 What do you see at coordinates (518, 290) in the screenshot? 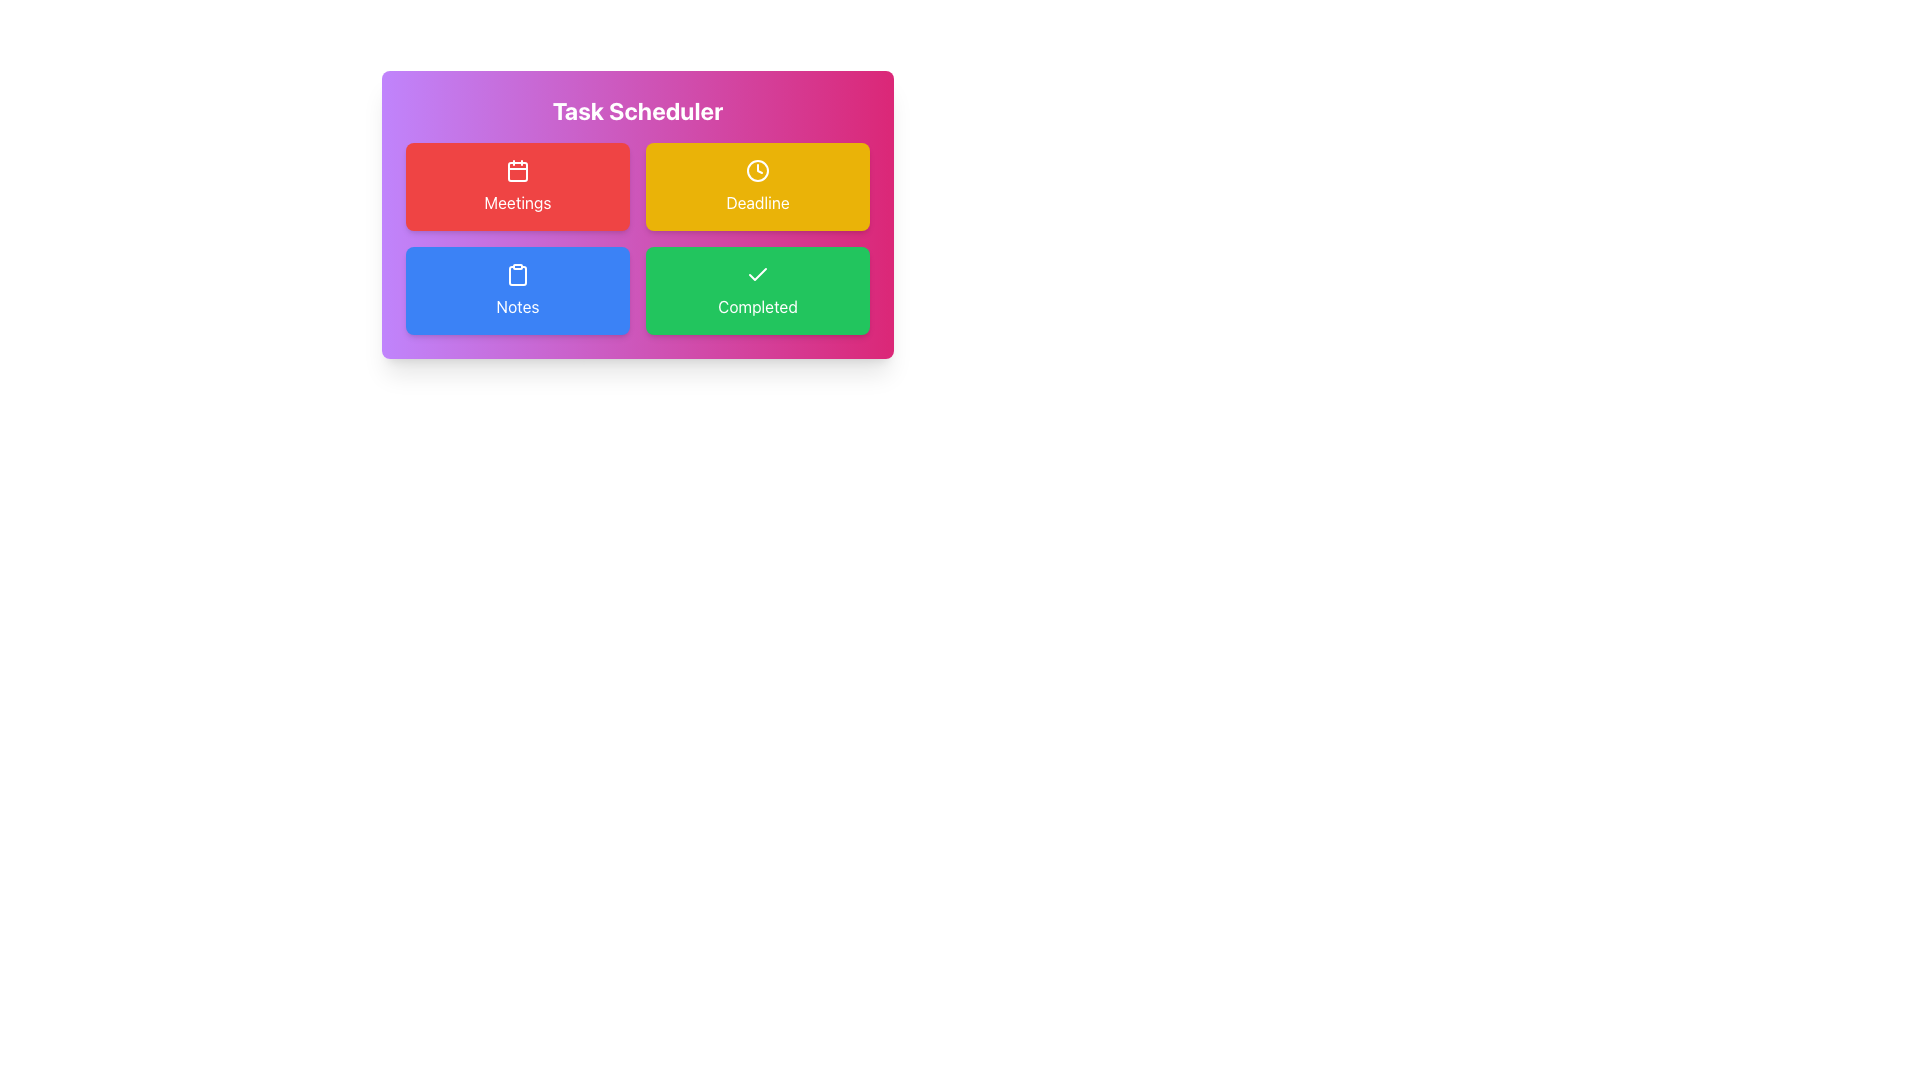
I see `the 'Notes' button` at bounding box center [518, 290].